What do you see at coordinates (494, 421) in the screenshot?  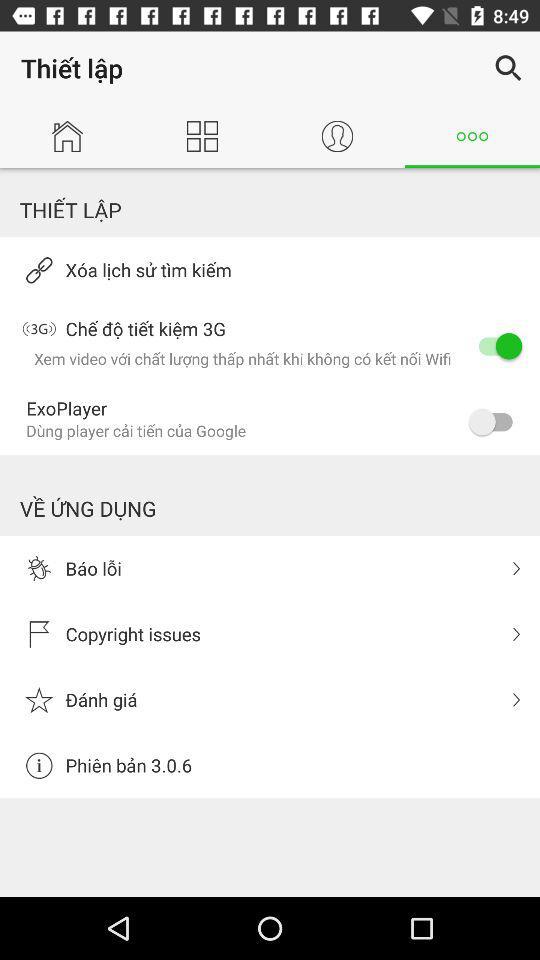 I see `the item to the right of the exoplayer item` at bounding box center [494, 421].